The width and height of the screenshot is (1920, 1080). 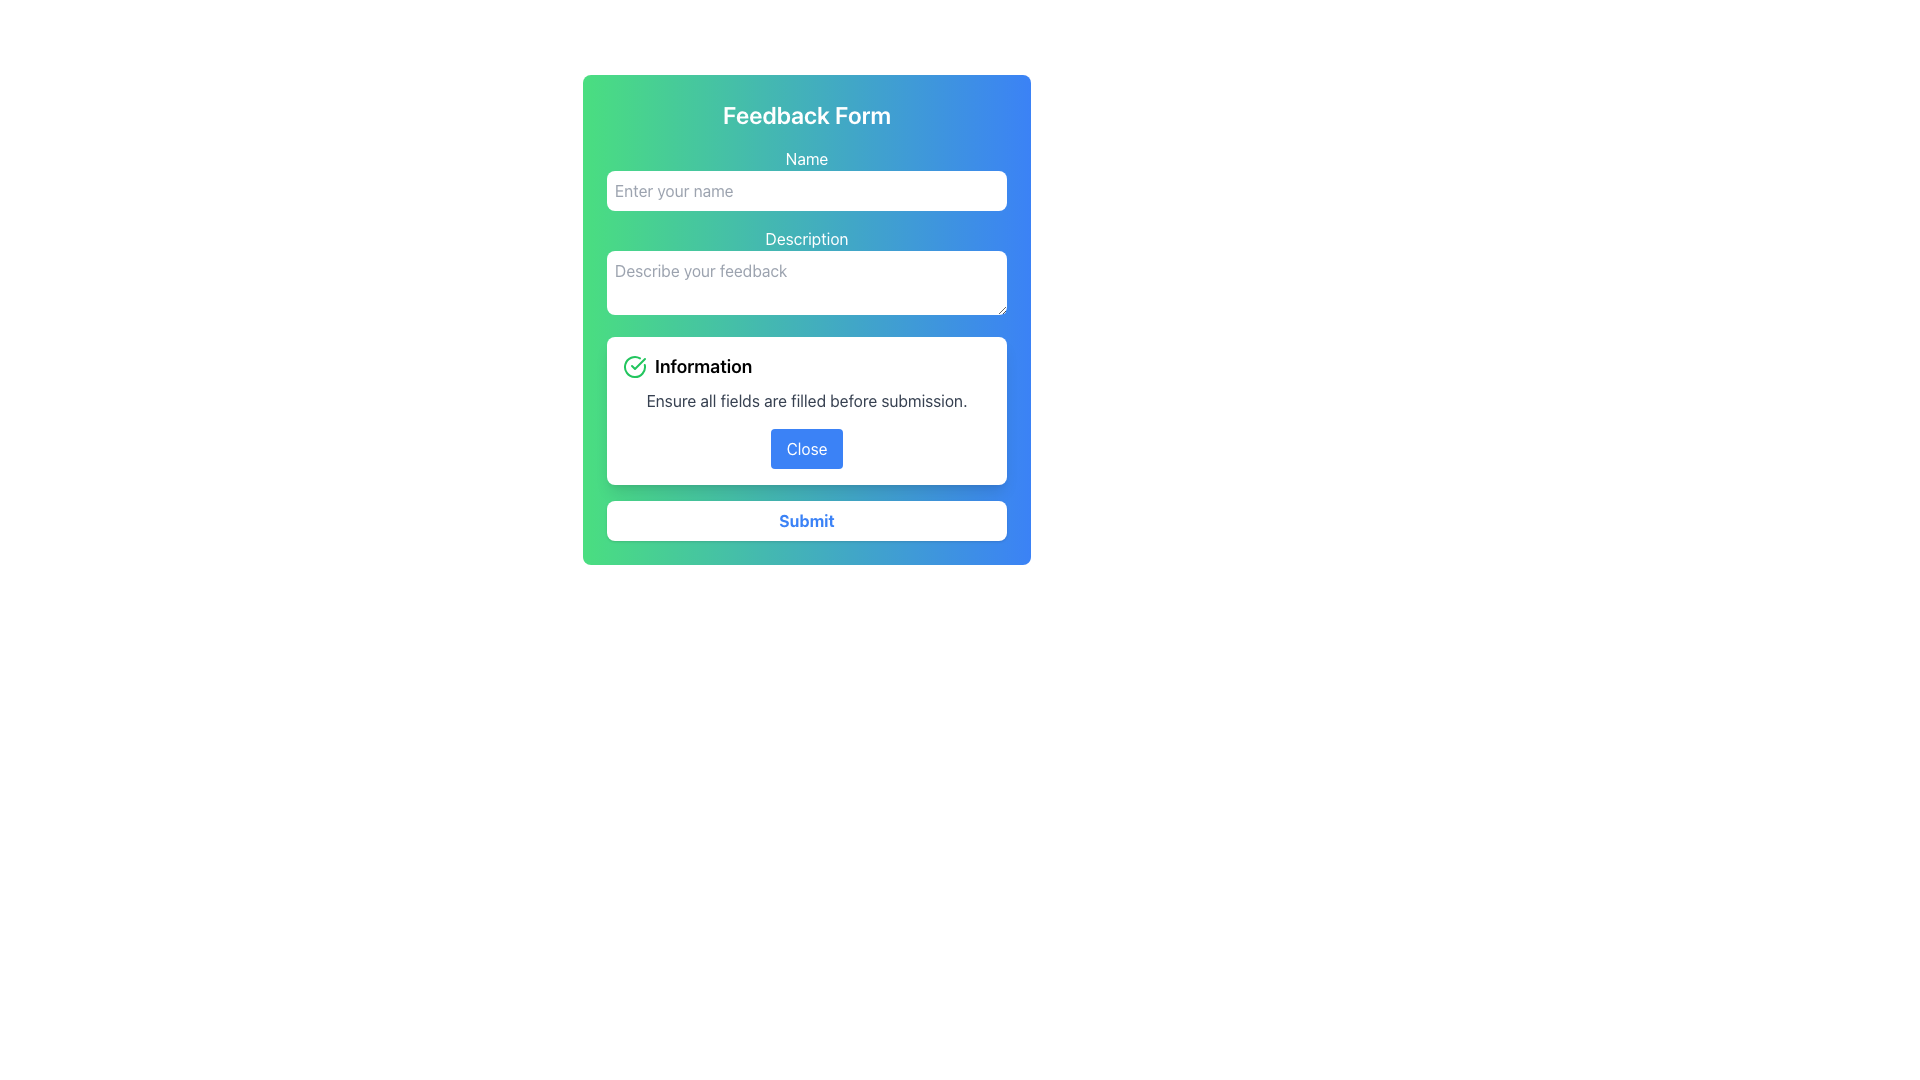 What do you see at coordinates (637, 363) in the screenshot?
I see `the green checkmark icon located in the notification panel, which is positioned below the 'Description' field and above the 'Close' button` at bounding box center [637, 363].